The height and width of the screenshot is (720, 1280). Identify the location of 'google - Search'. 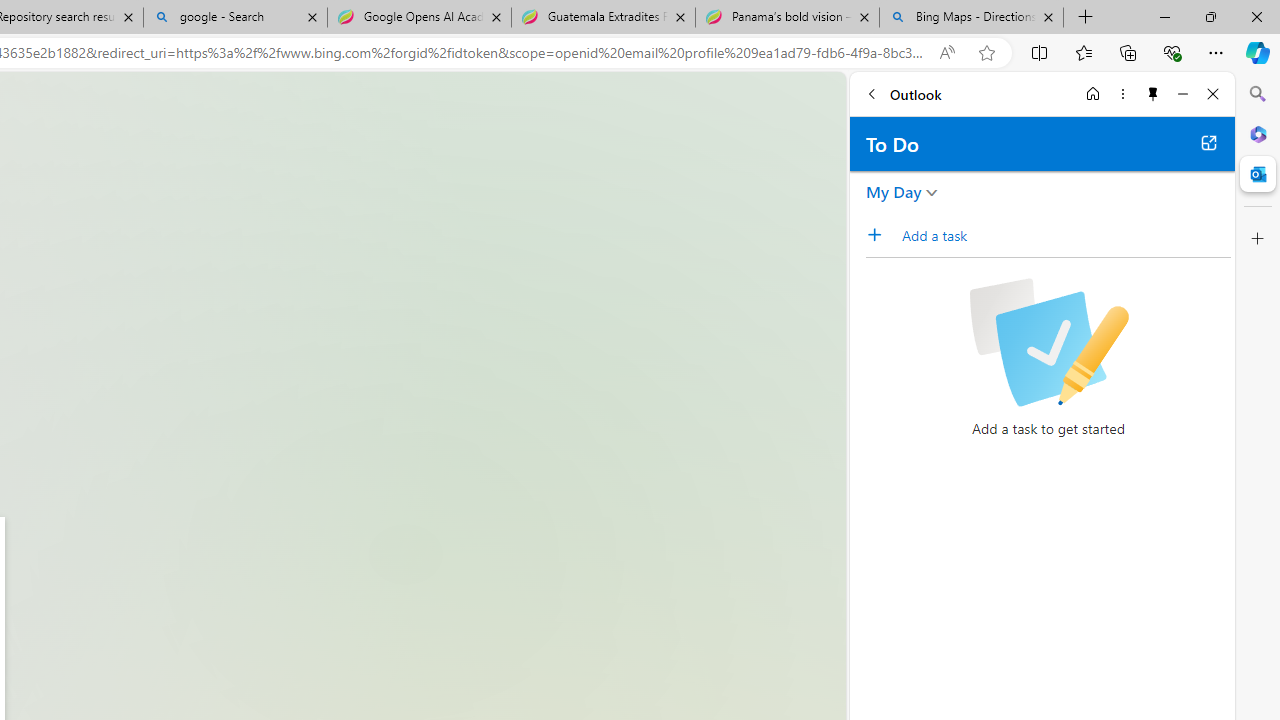
(234, 17).